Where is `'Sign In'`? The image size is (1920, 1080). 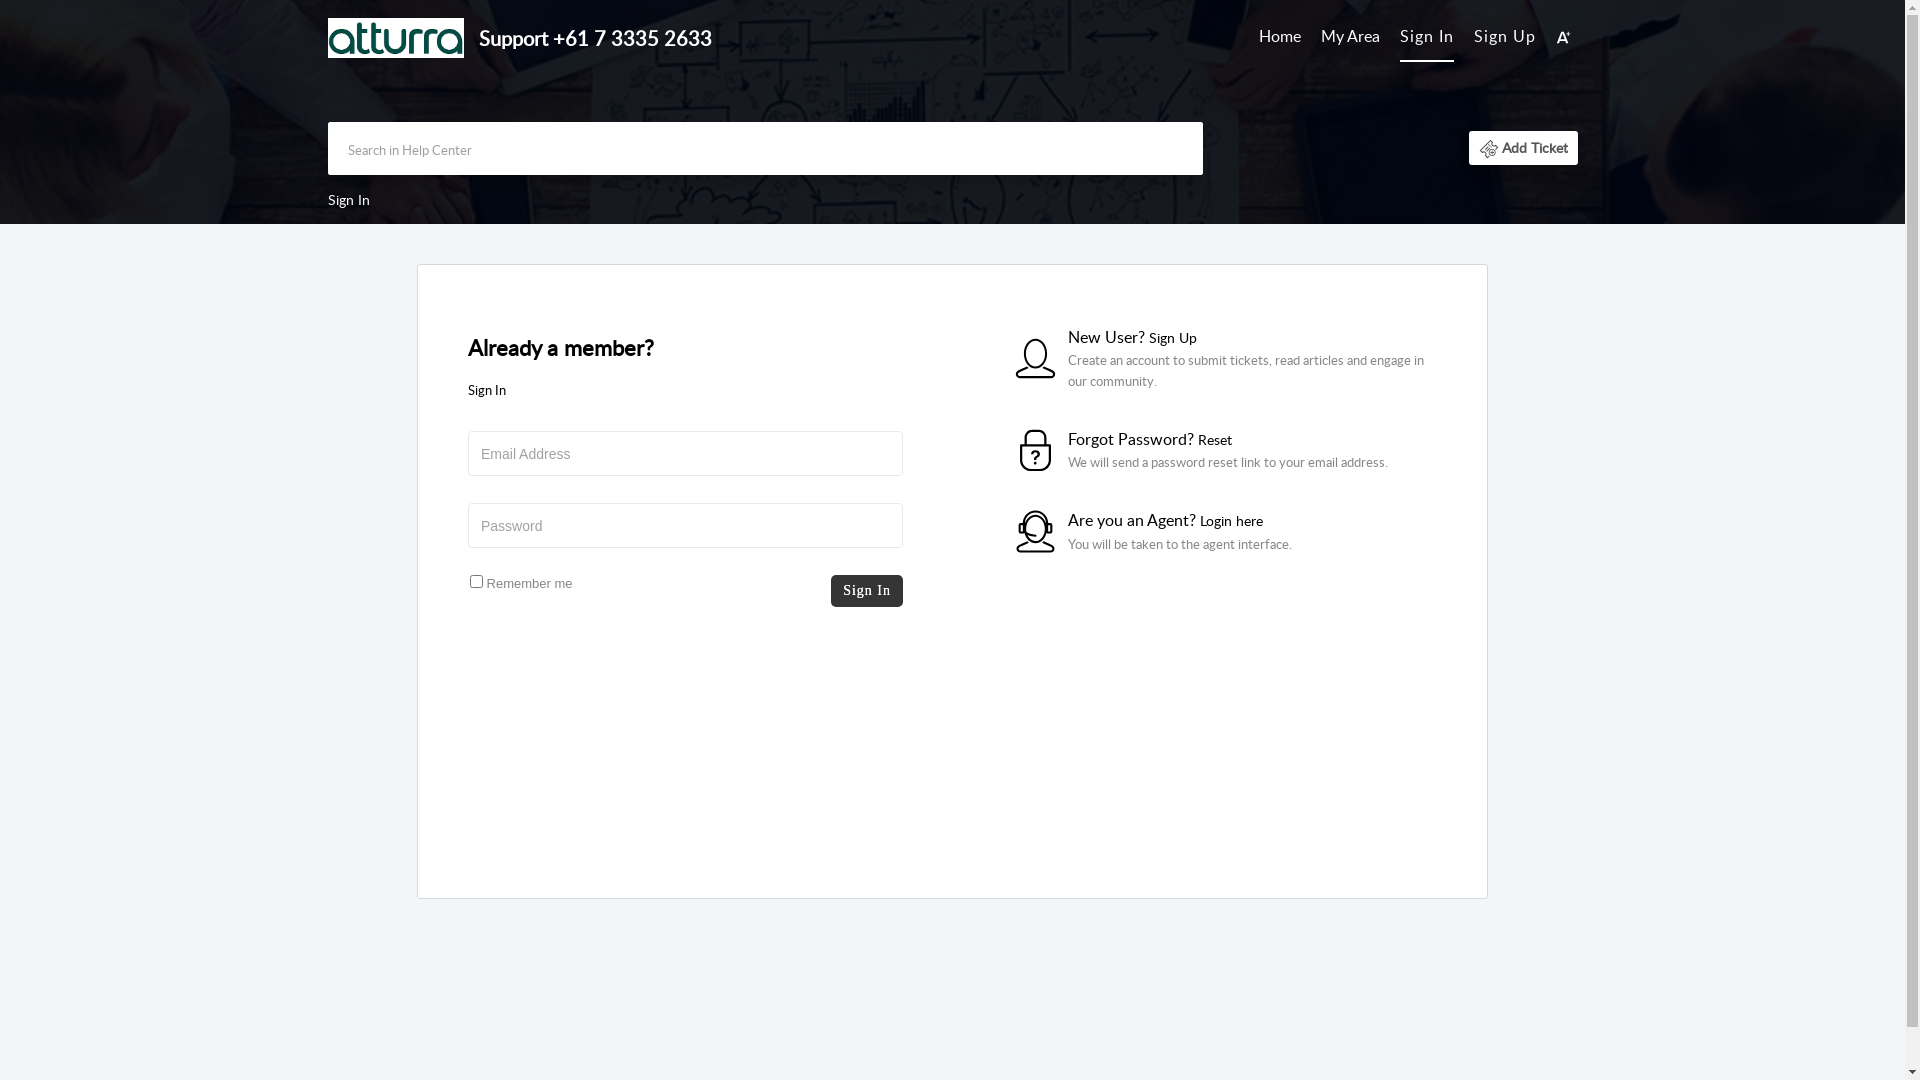 'Sign In' is located at coordinates (1425, 35).